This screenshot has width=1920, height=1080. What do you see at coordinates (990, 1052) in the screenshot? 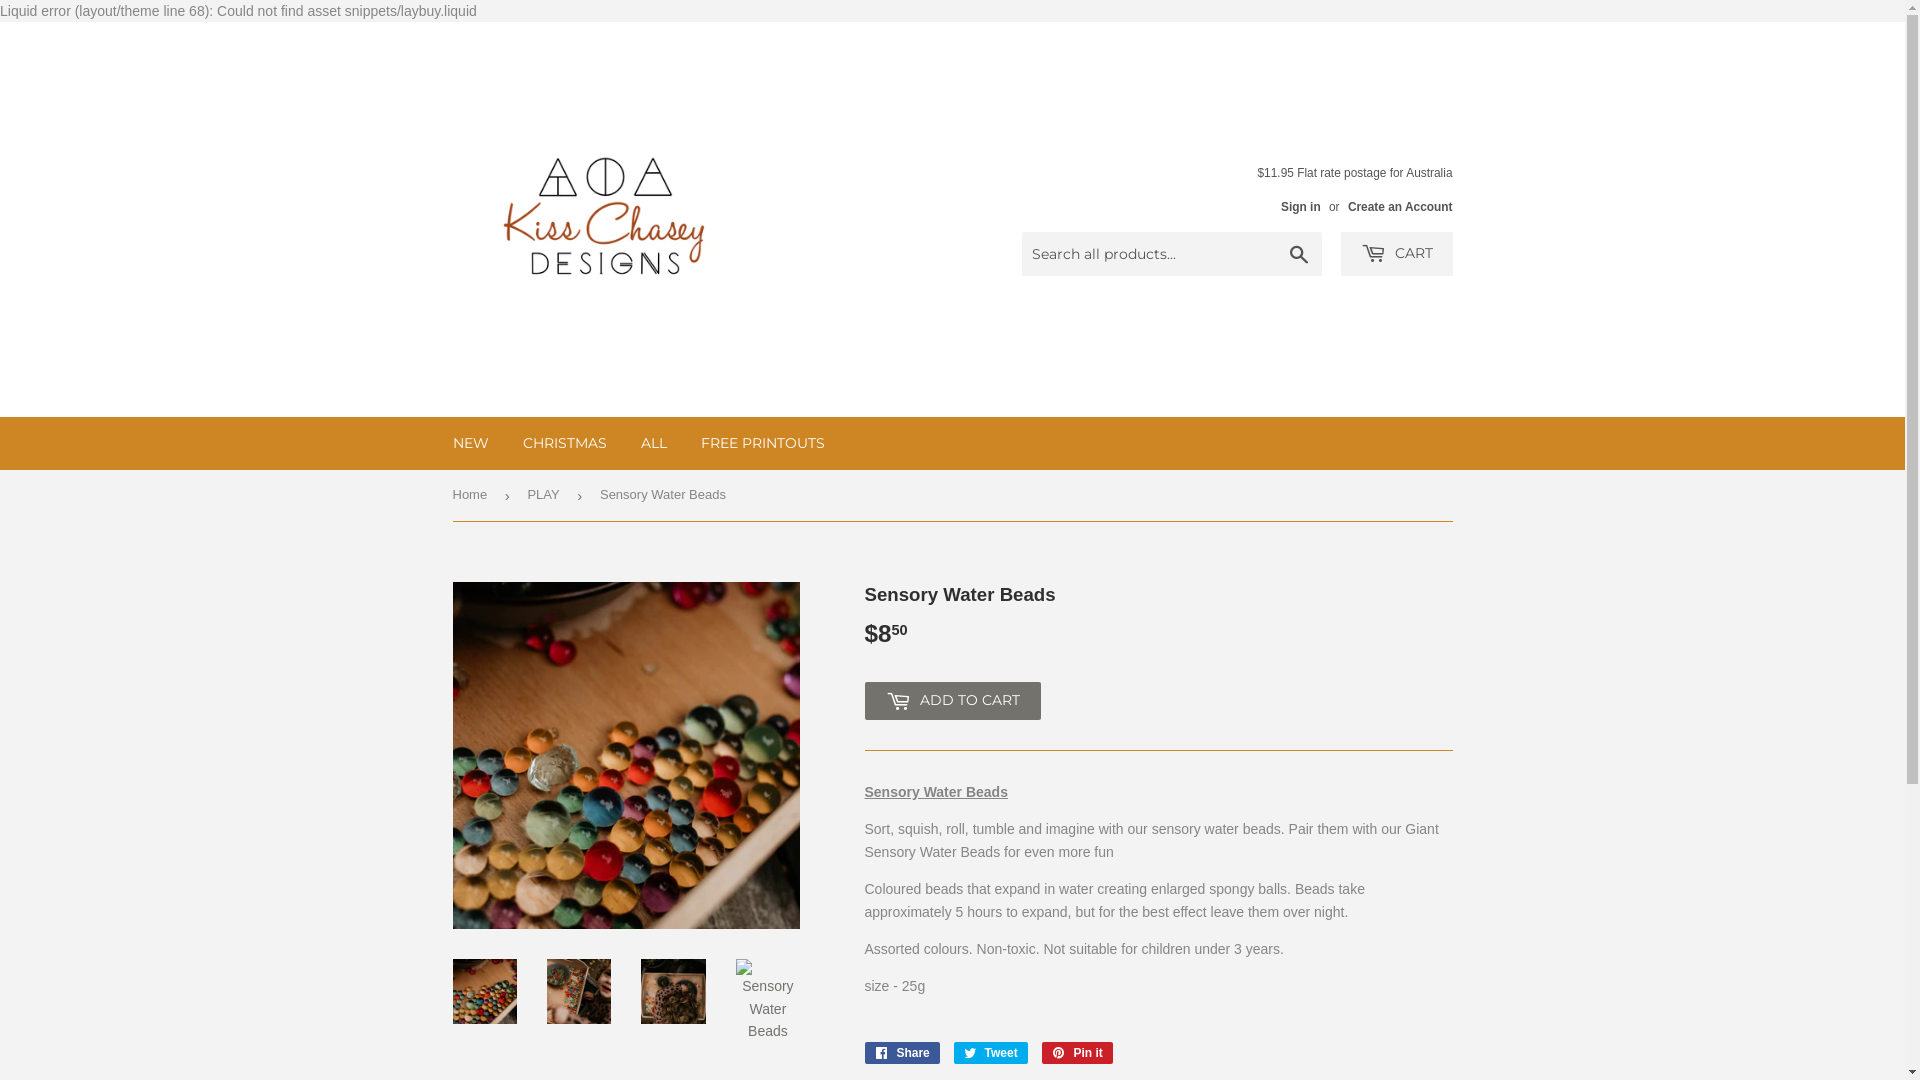
I see `'Tweet` at bounding box center [990, 1052].